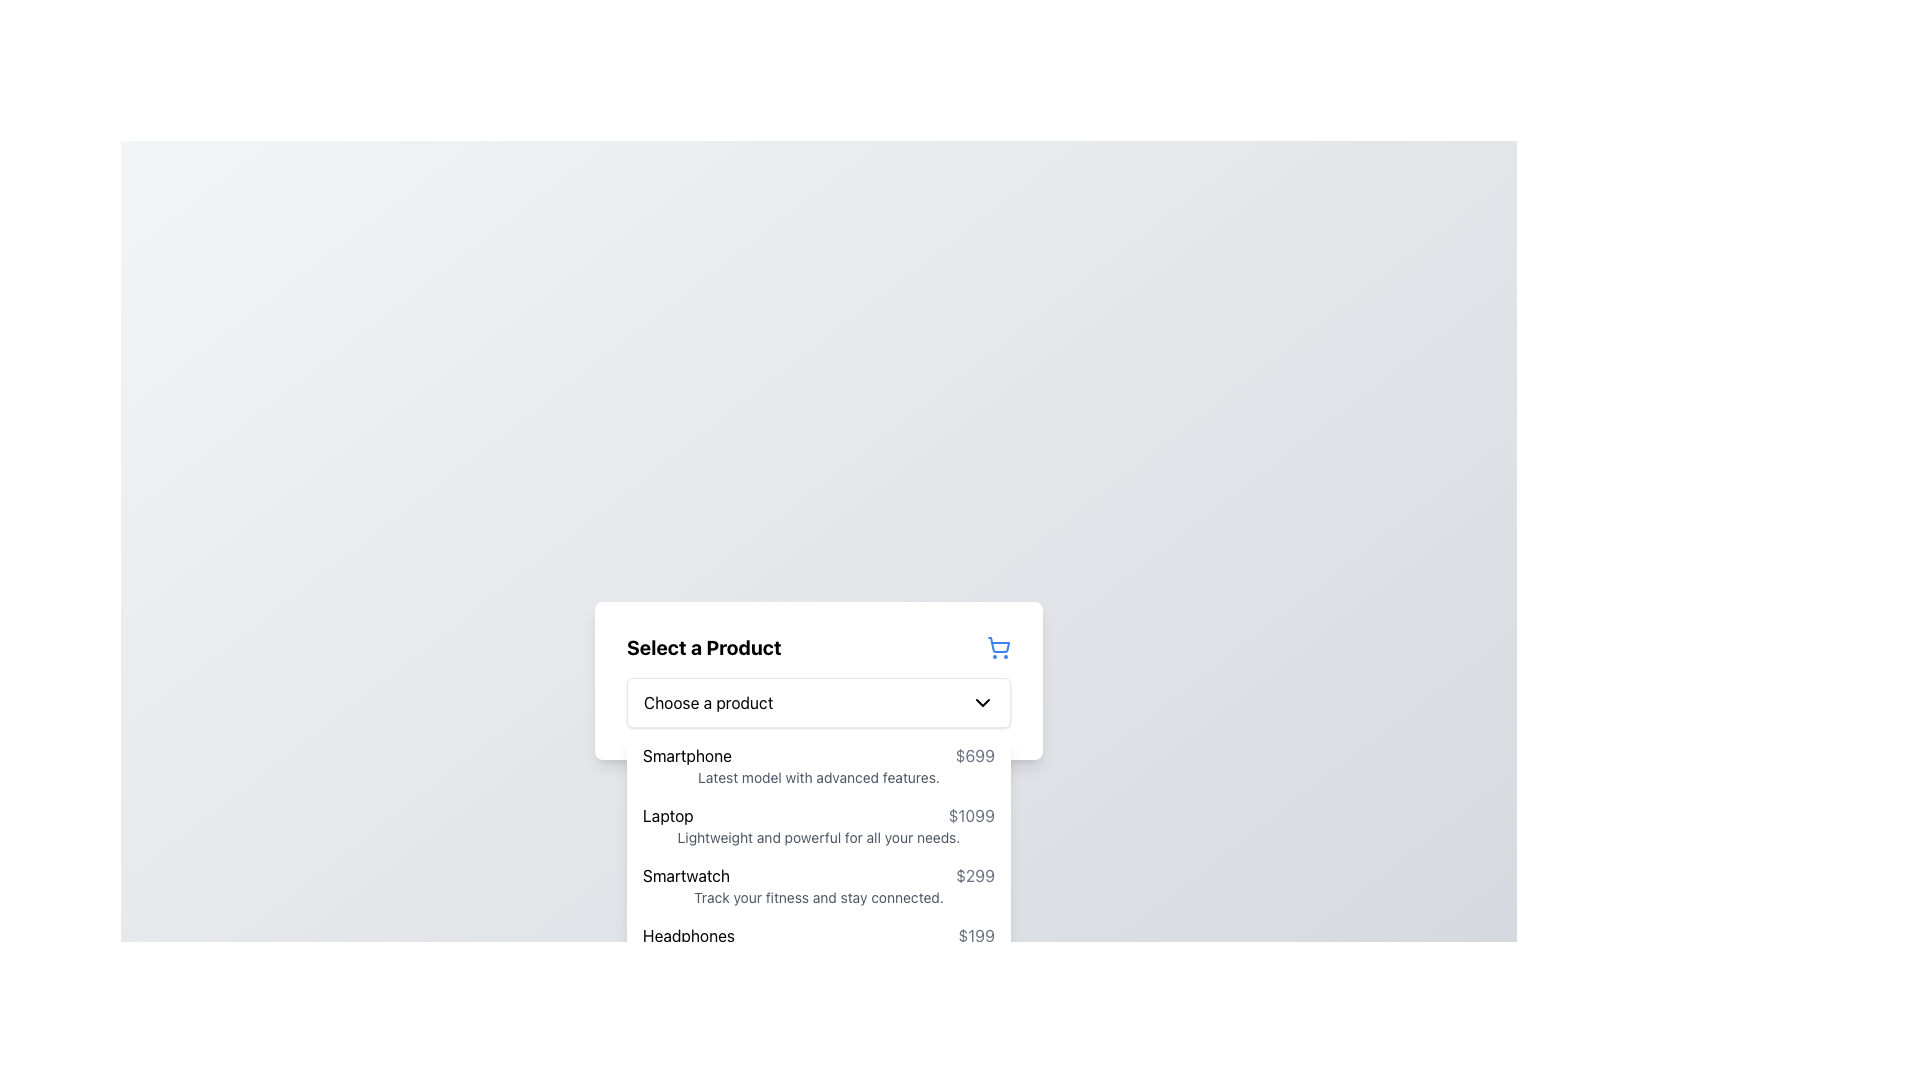 The width and height of the screenshot is (1920, 1080). Describe the element at coordinates (975, 874) in the screenshot. I see `the price text label displaying '$299', which is part of a grid layout and is aligned to the right next to the 'Smartwatch' text` at that location.